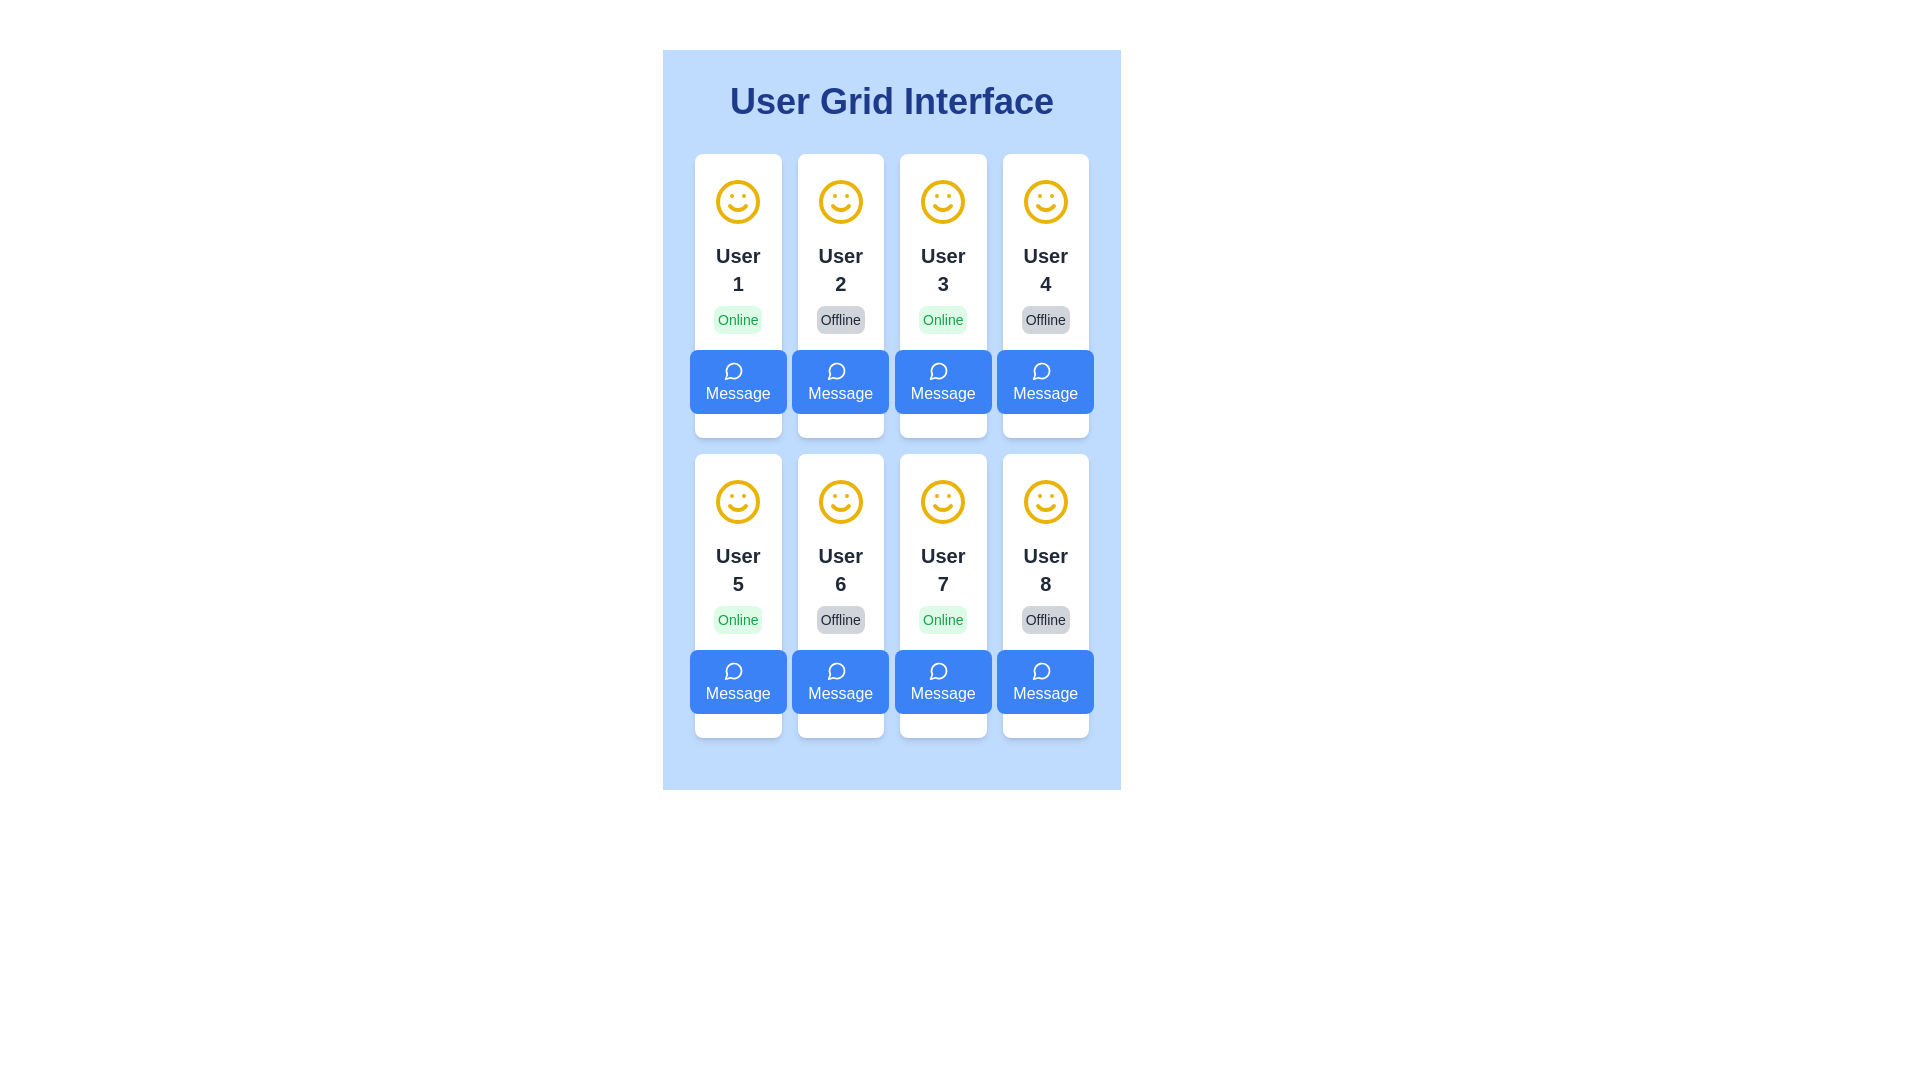 This screenshot has width=1920, height=1080. What do you see at coordinates (1044, 319) in the screenshot?
I see `the 'Offline' status indicator label for 'User 4' located beneath the username and above the 'Message' button` at bounding box center [1044, 319].